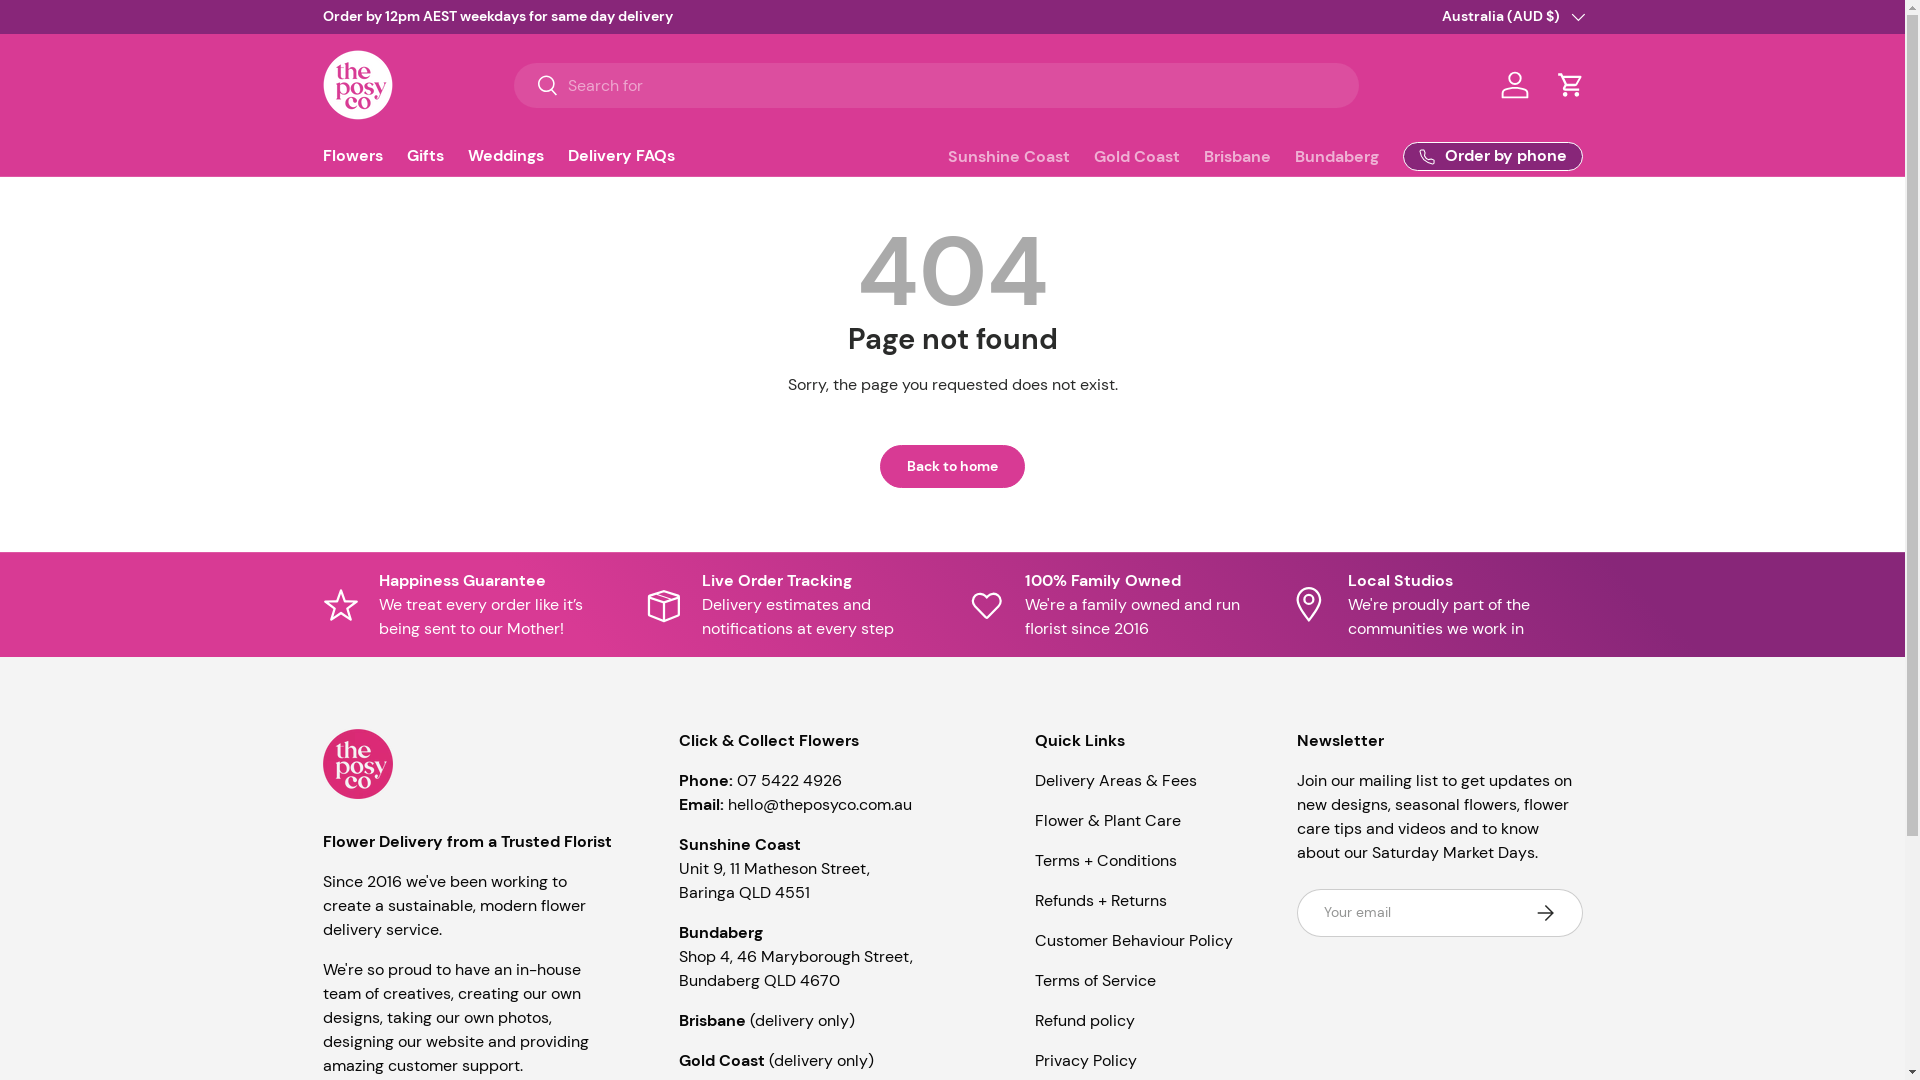 This screenshot has width=1920, height=1080. What do you see at coordinates (1568, 83) in the screenshot?
I see `'Cart'` at bounding box center [1568, 83].